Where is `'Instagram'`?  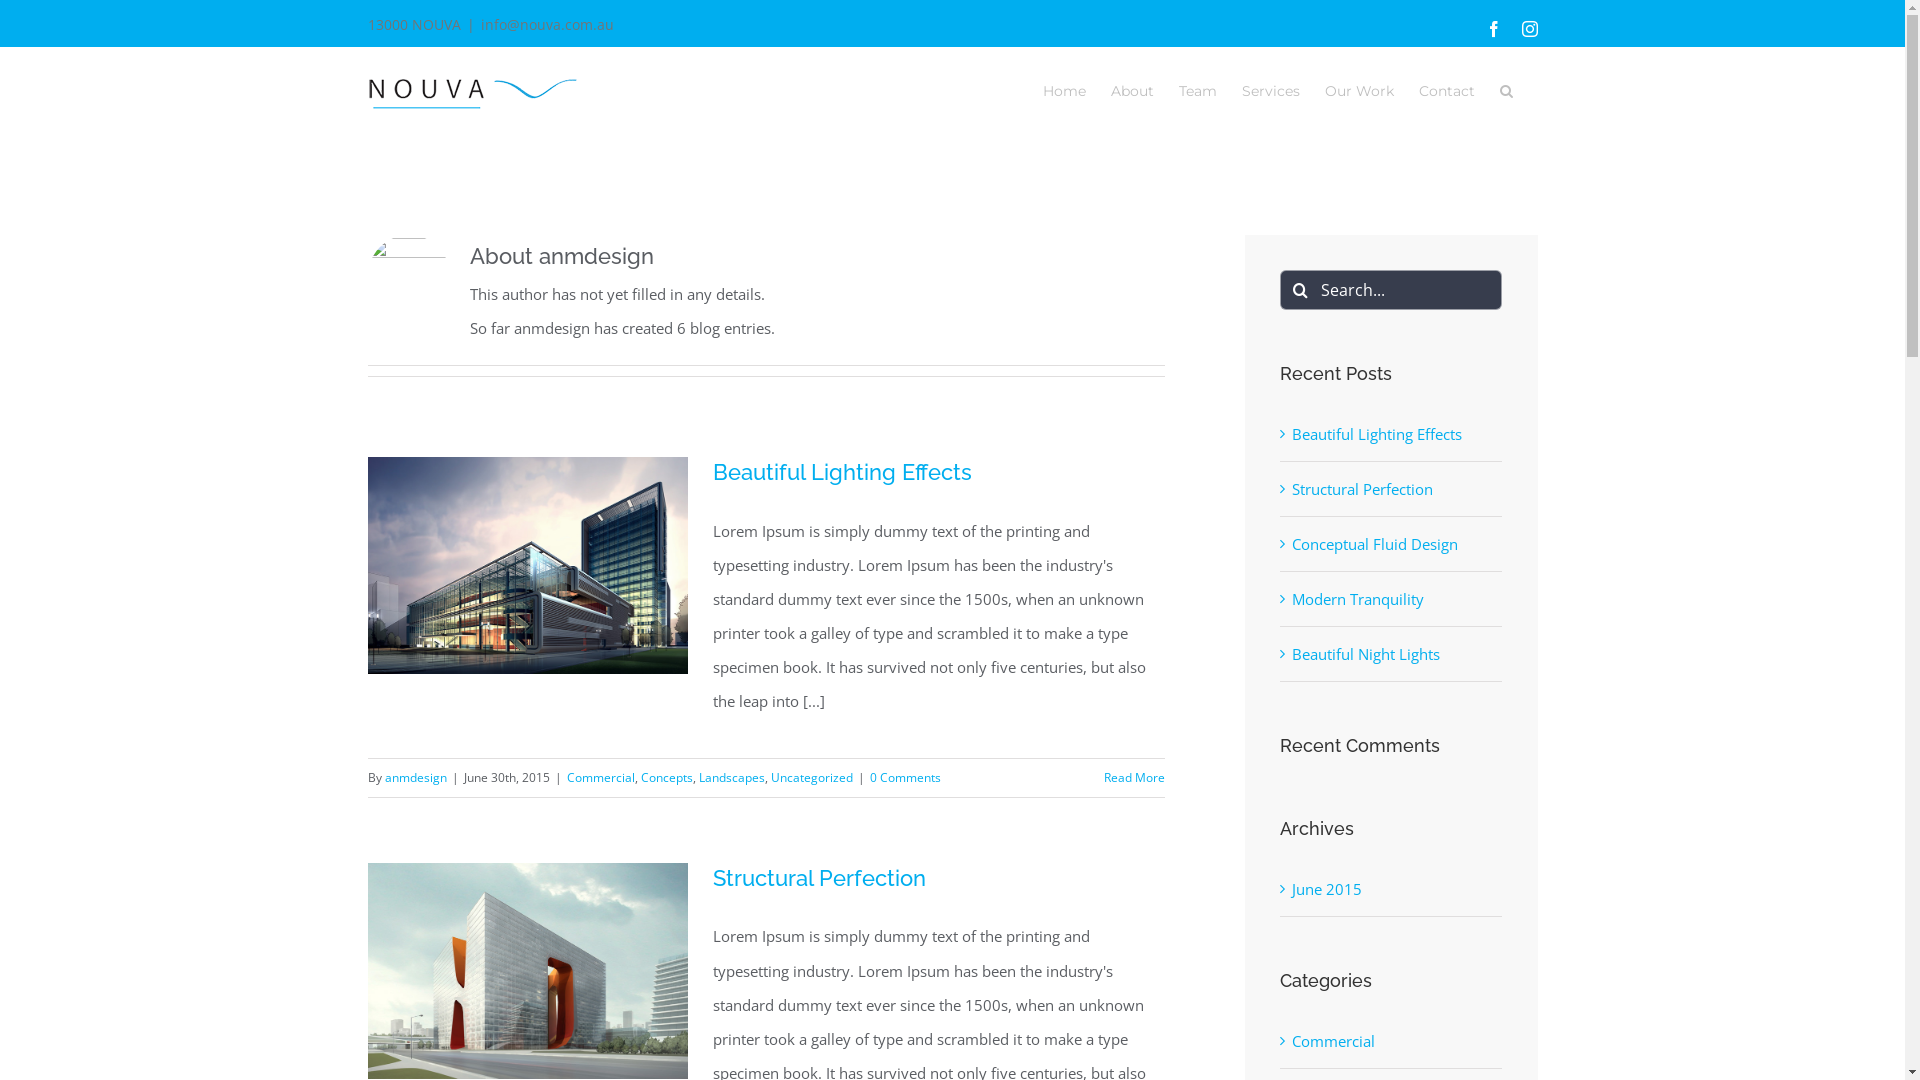 'Instagram' is located at coordinates (1520, 27).